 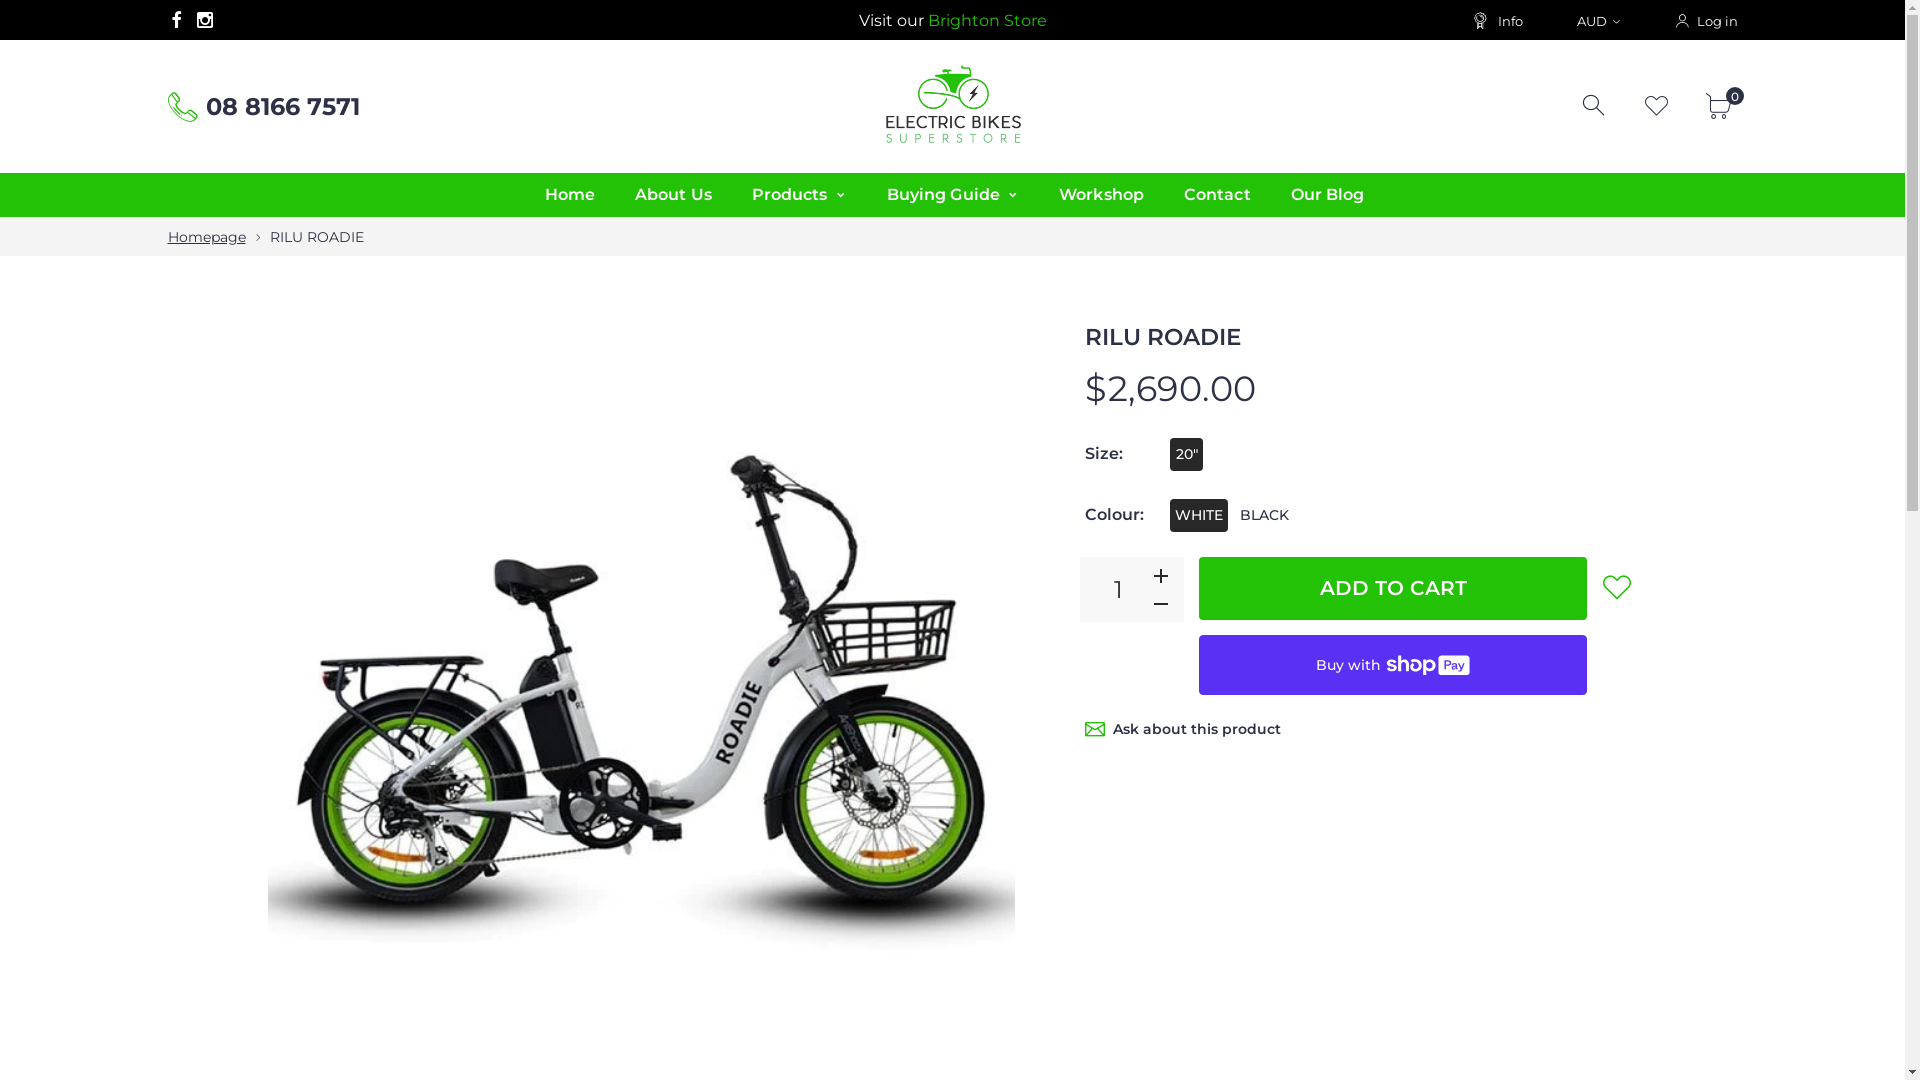 I want to click on 'Search', so click(x=1593, y=105).